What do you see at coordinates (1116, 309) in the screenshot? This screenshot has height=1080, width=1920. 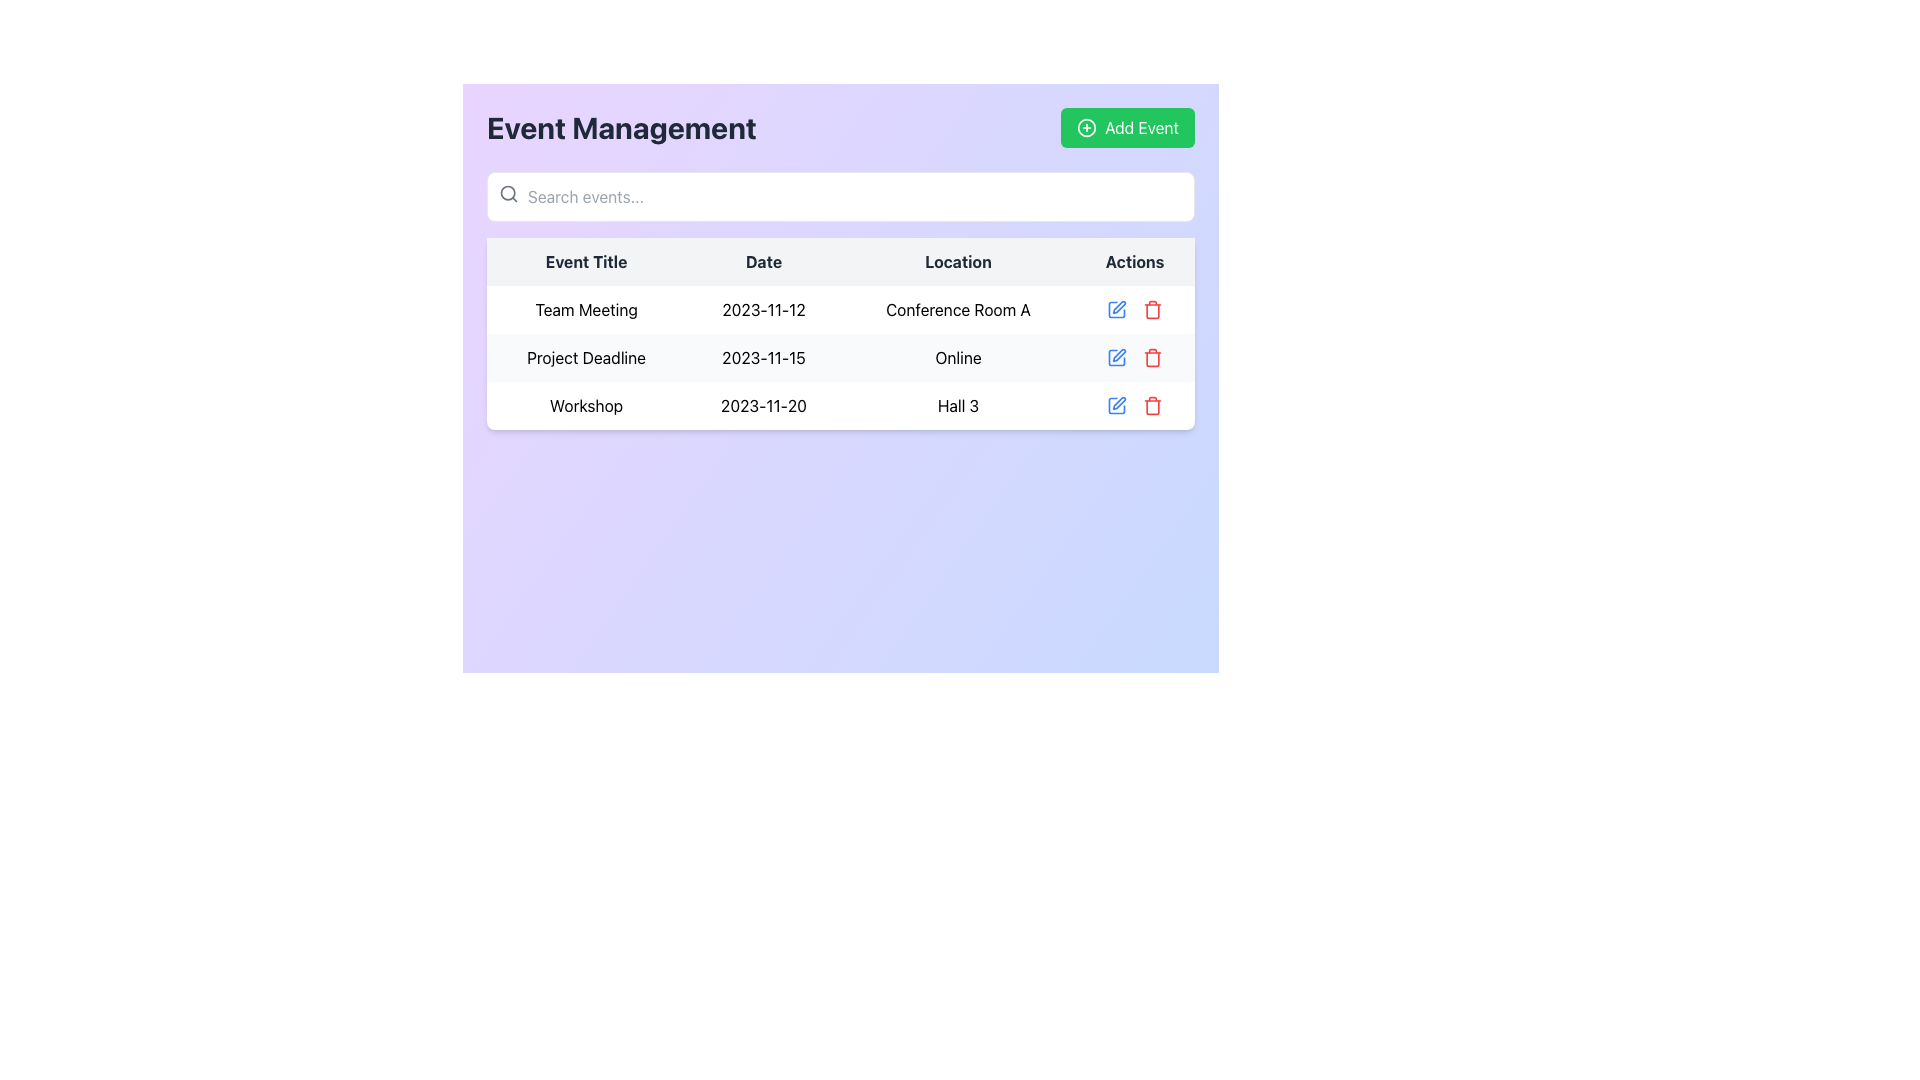 I see `the edit icon button located in the 'Actions' column for the event labeled 'Team Meeting'` at bounding box center [1116, 309].